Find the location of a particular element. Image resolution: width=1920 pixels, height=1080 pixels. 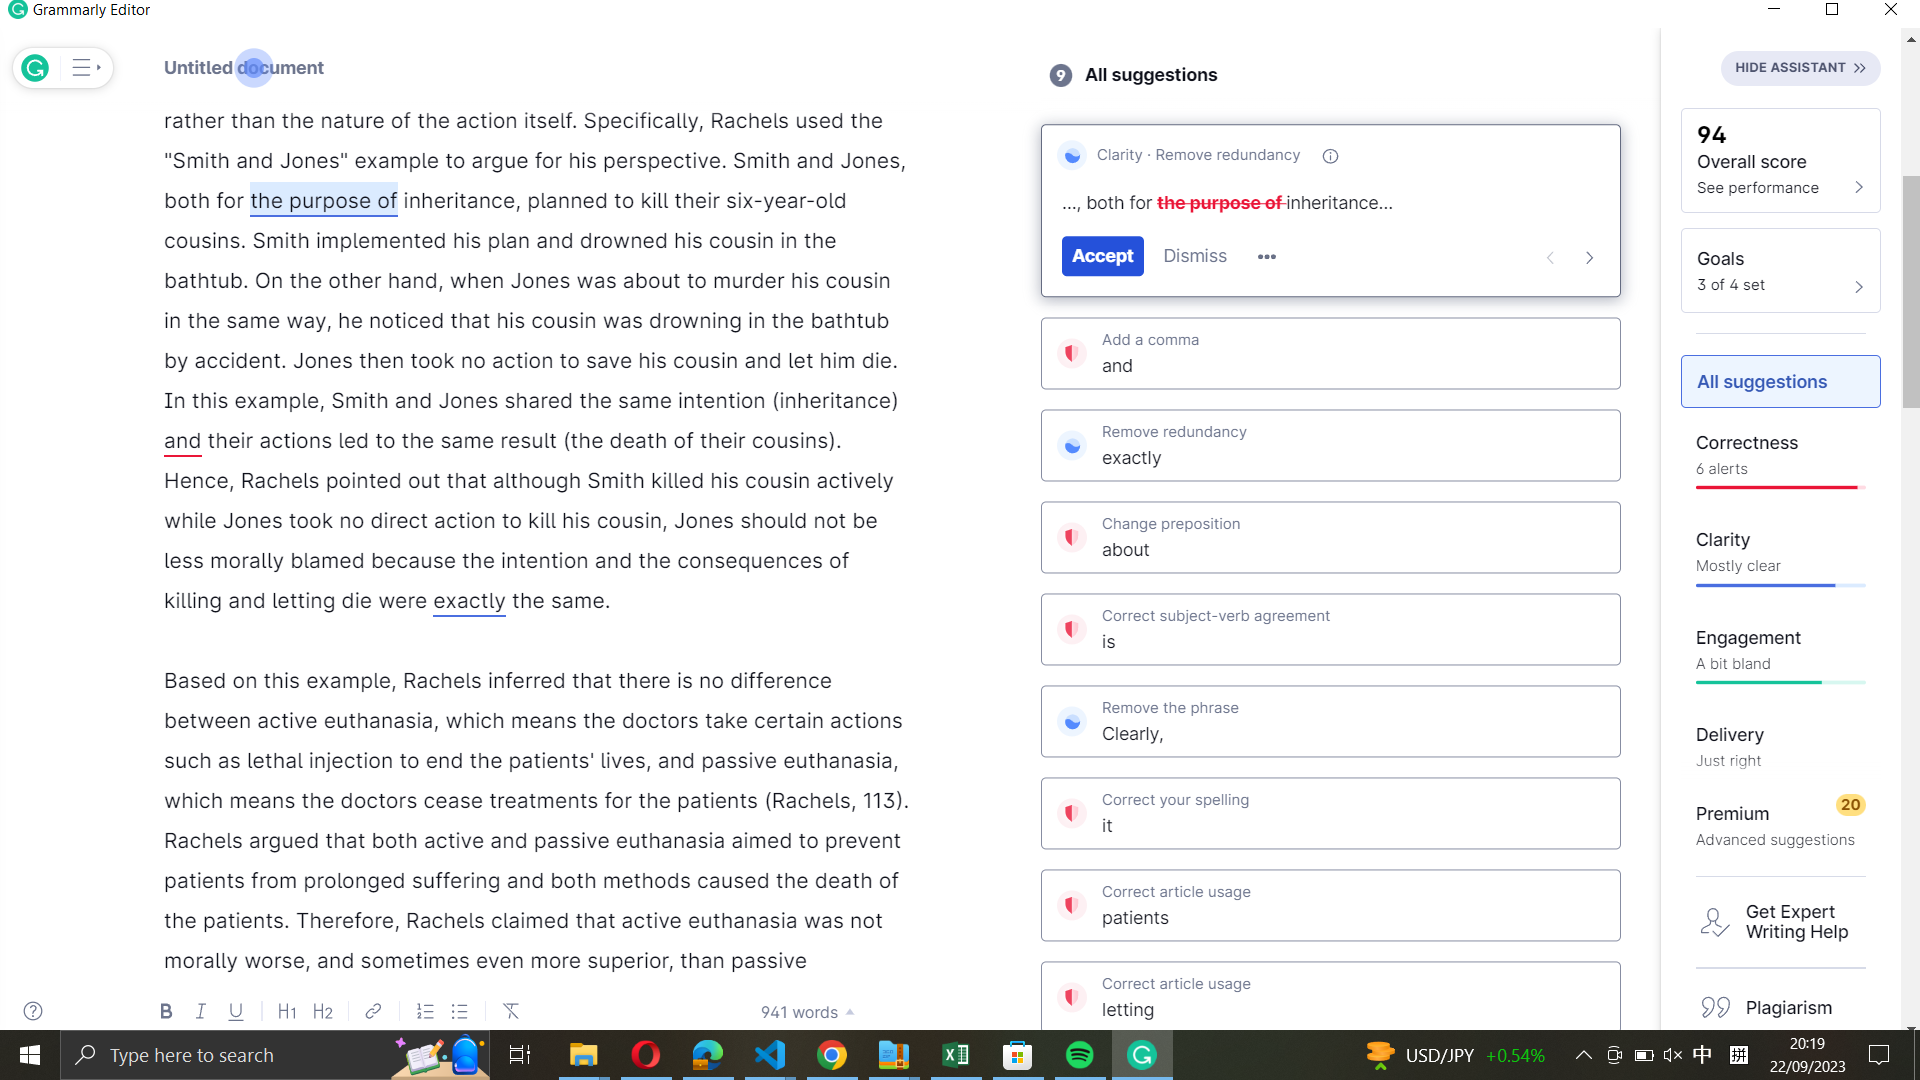

Fix "the purpose of" to Grammarly"s suggested clarity is located at coordinates (1100, 254).